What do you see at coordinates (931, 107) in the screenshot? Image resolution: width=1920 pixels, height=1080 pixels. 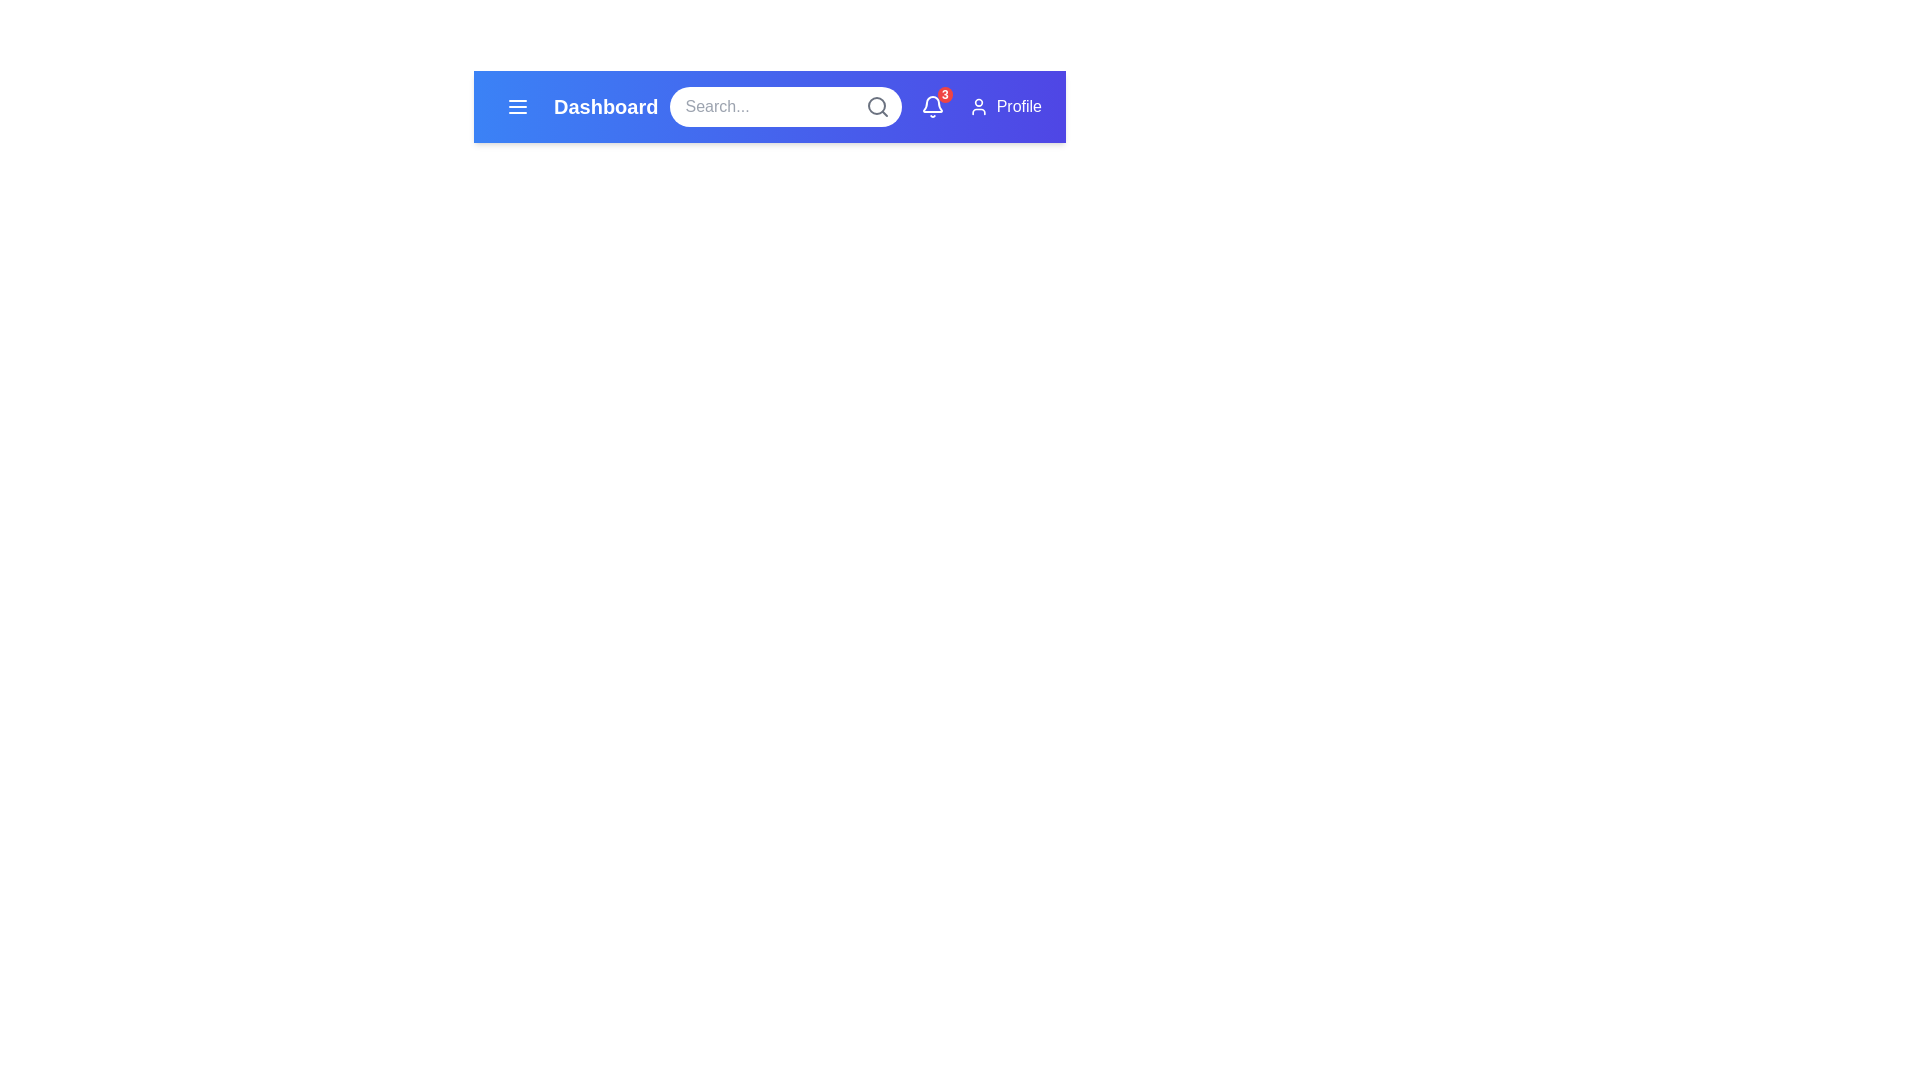 I see `the bell icon located at the top-right corner of the interface` at bounding box center [931, 107].